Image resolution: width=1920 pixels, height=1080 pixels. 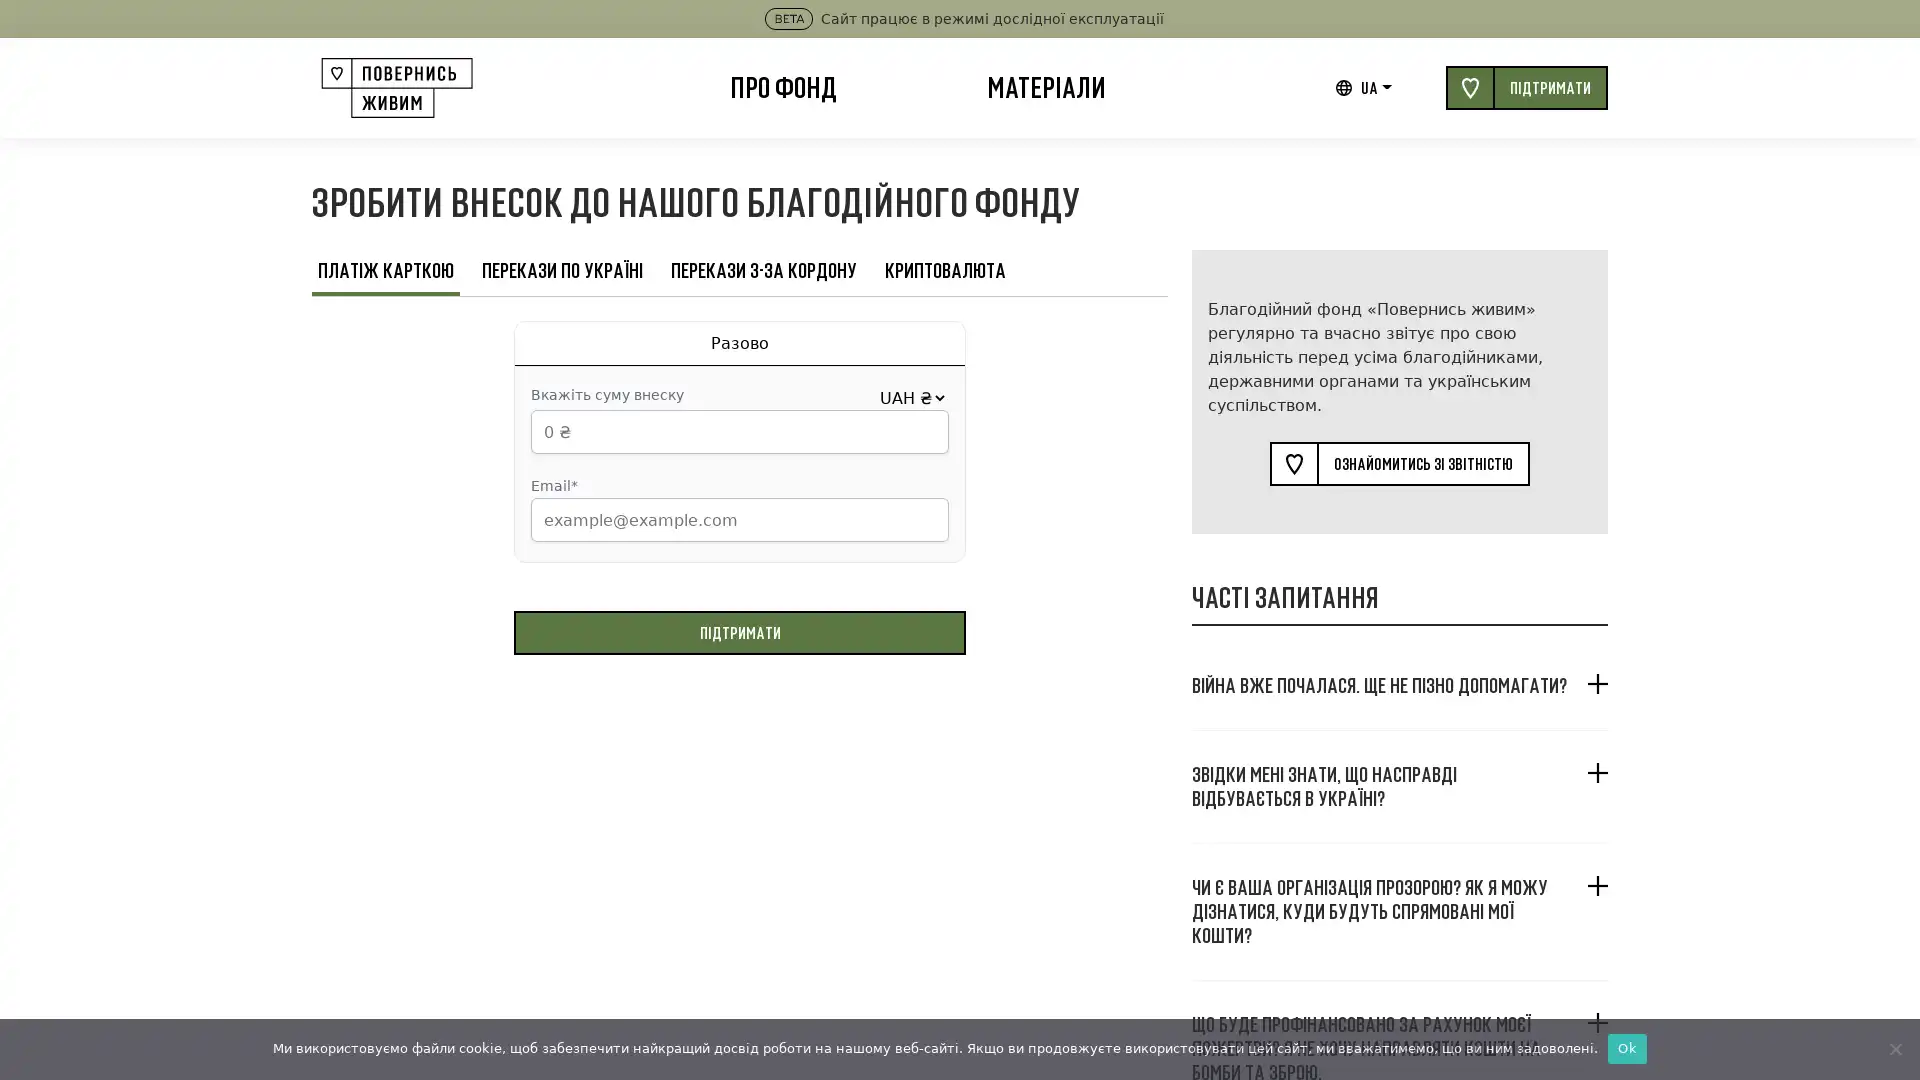 What do you see at coordinates (1399, 785) in the screenshot?
I see `,     ?` at bounding box center [1399, 785].